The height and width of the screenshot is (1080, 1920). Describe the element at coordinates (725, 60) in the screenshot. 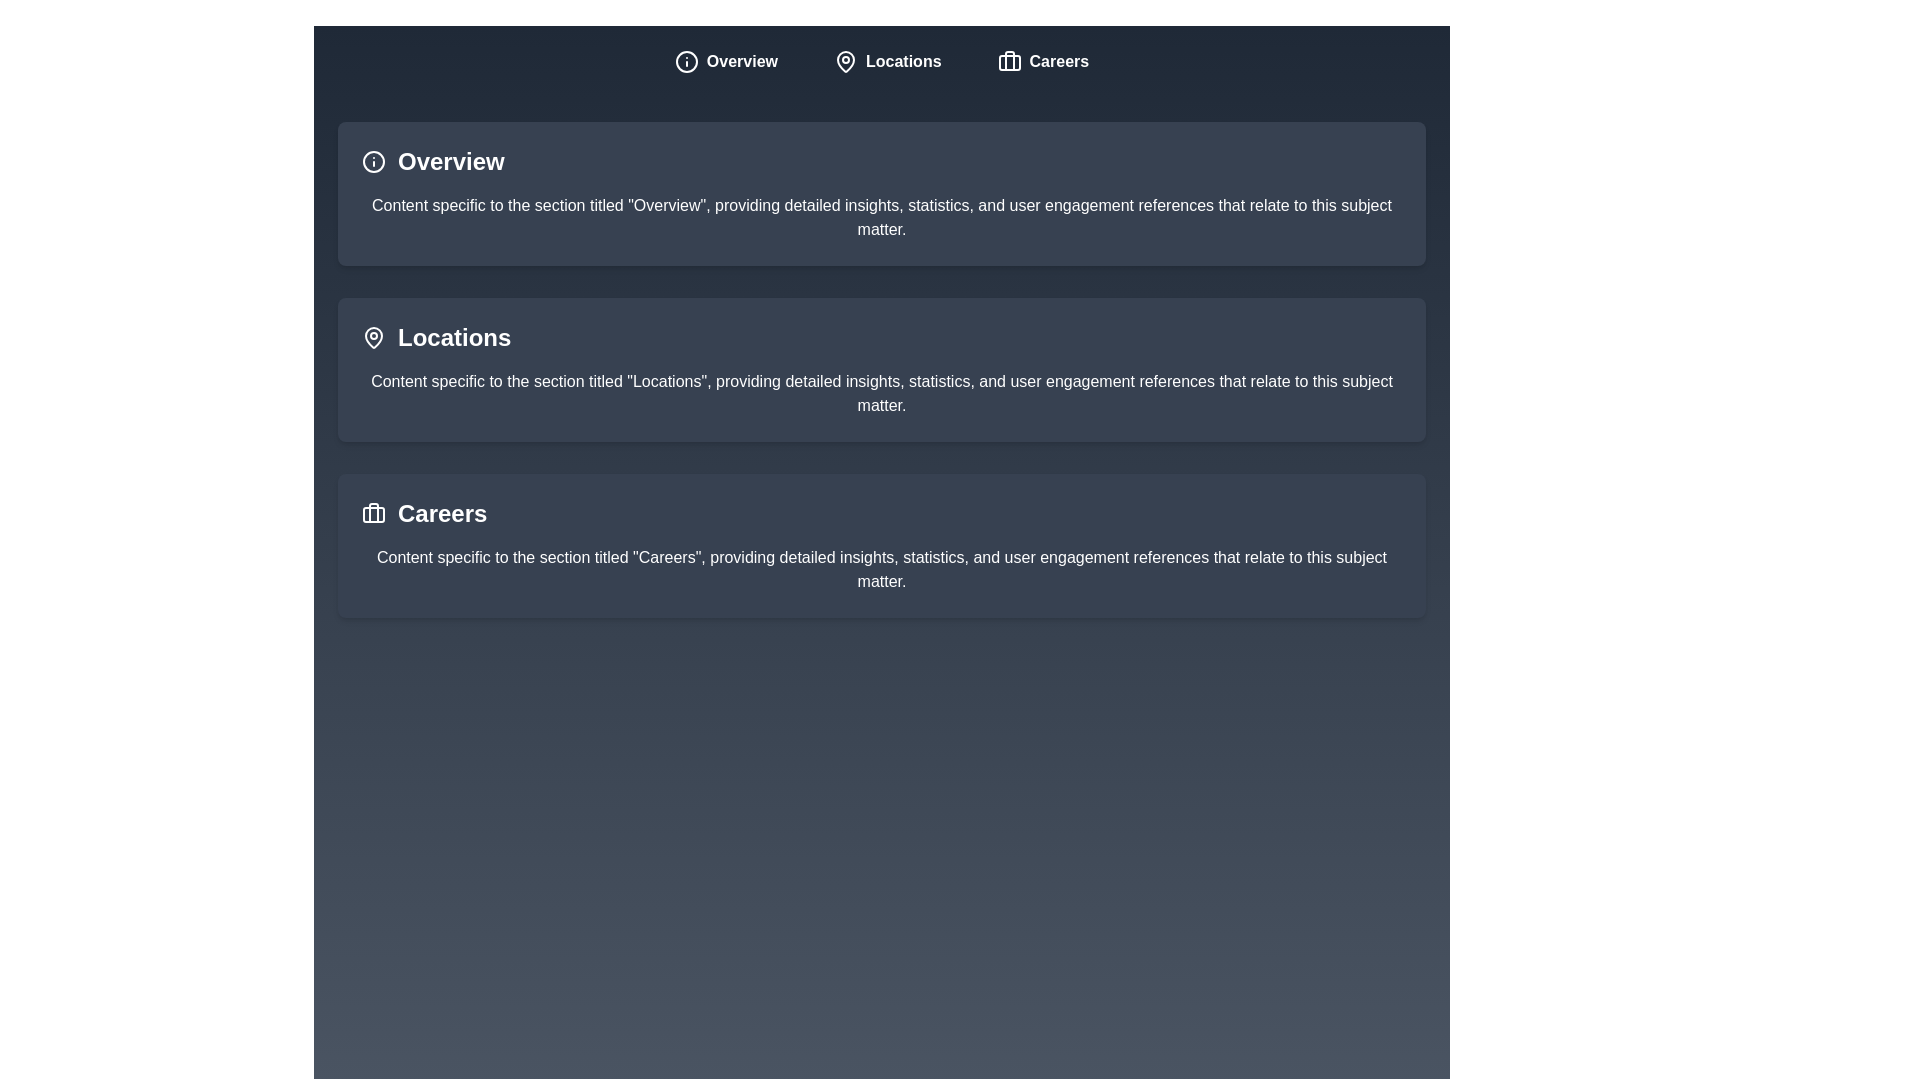

I see `the navigation button displaying an information symbol and the text 'Overview'` at that location.